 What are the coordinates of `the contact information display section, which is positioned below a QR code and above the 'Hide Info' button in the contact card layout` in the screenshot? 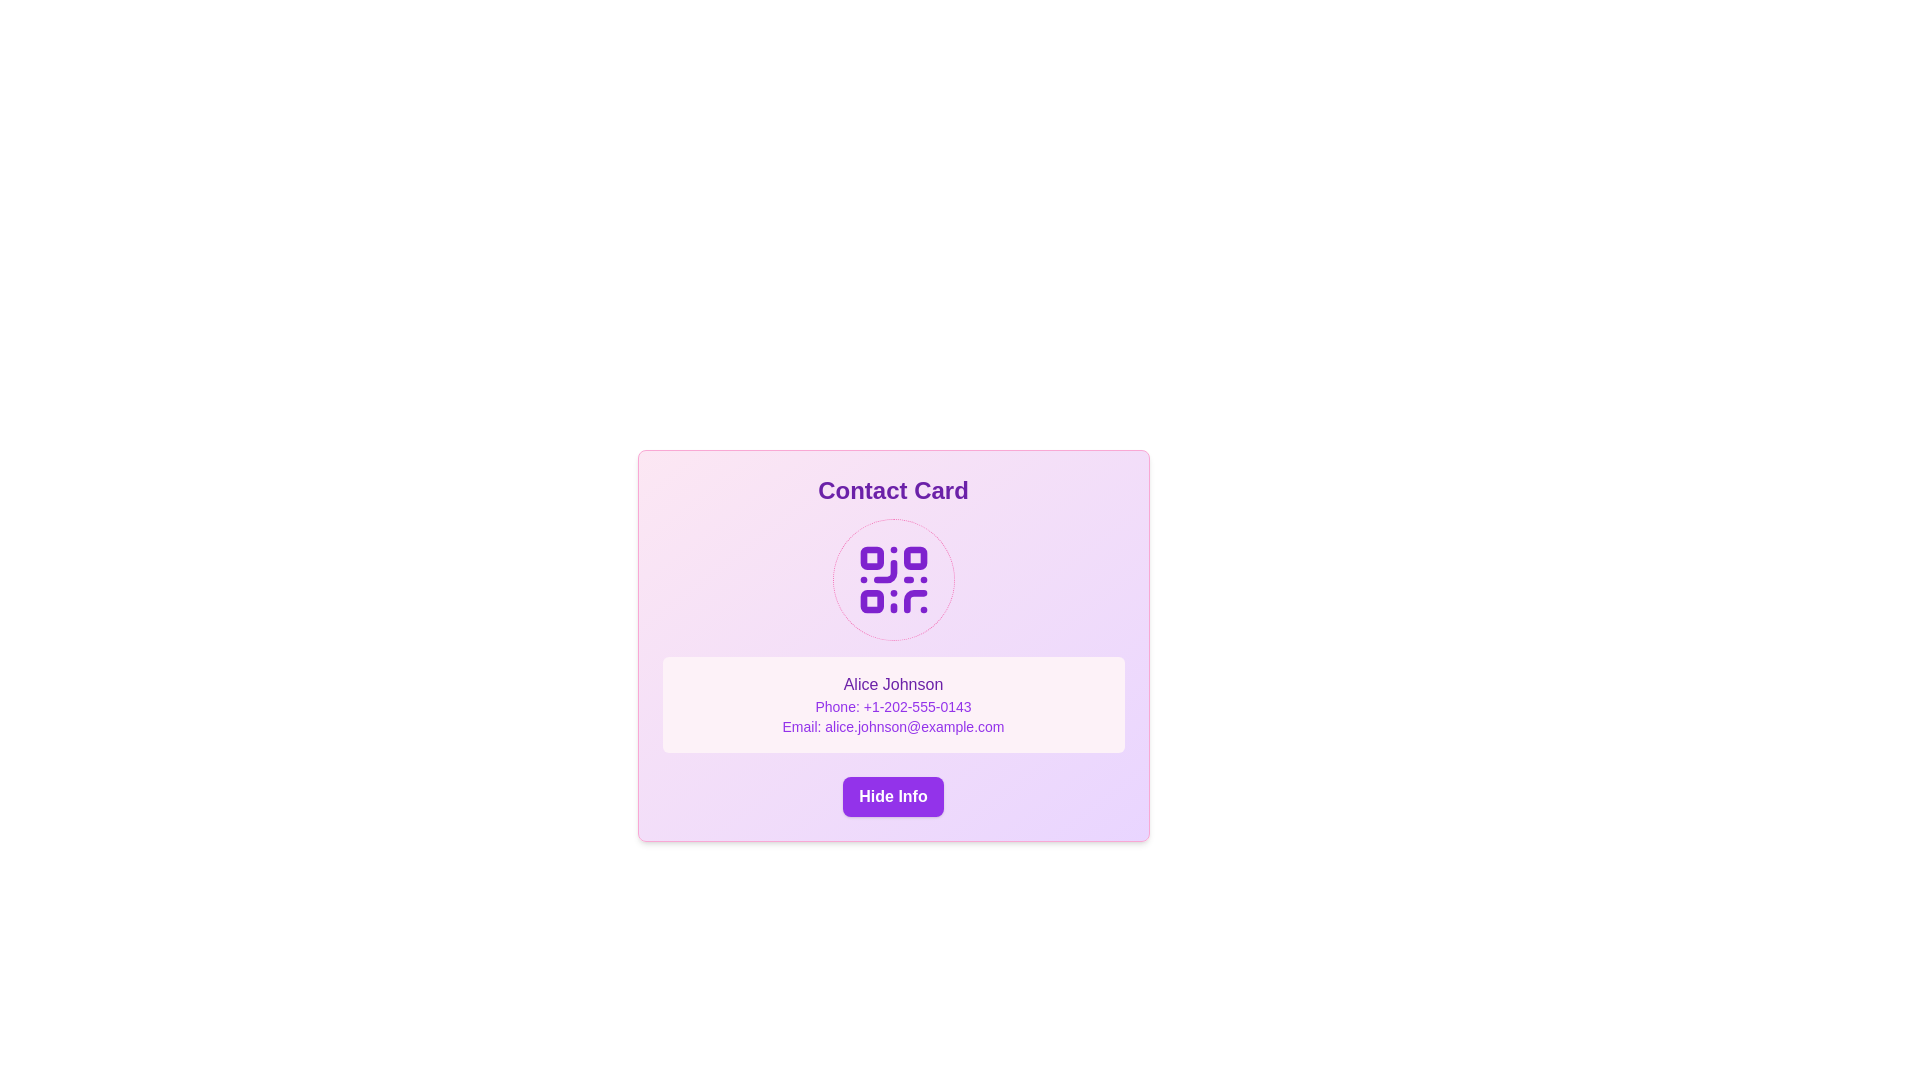 It's located at (892, 704).